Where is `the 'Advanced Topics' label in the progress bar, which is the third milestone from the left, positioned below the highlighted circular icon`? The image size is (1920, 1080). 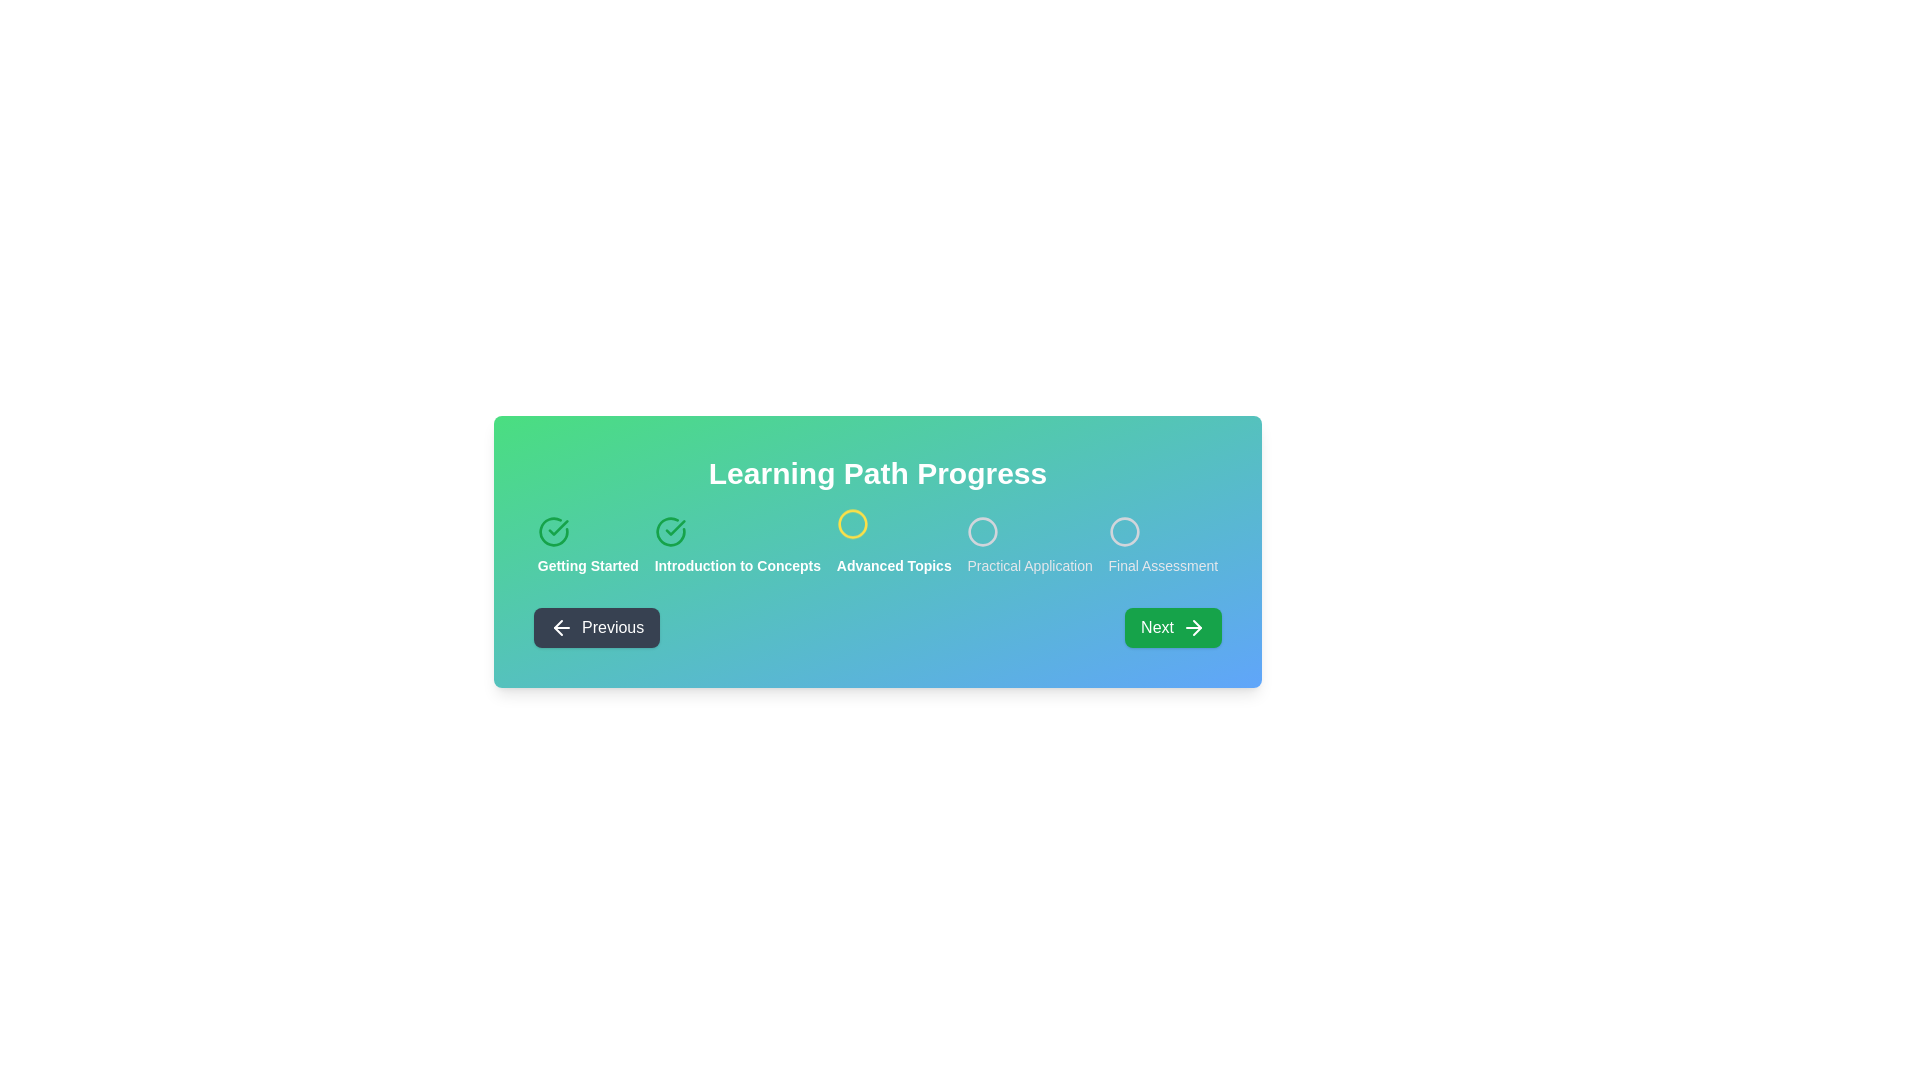 the 'Advanced Topics' label in the progress bar, which is the third milestone from the left, positioned below the highlighted circular icon is located at coordinates (893, 566).